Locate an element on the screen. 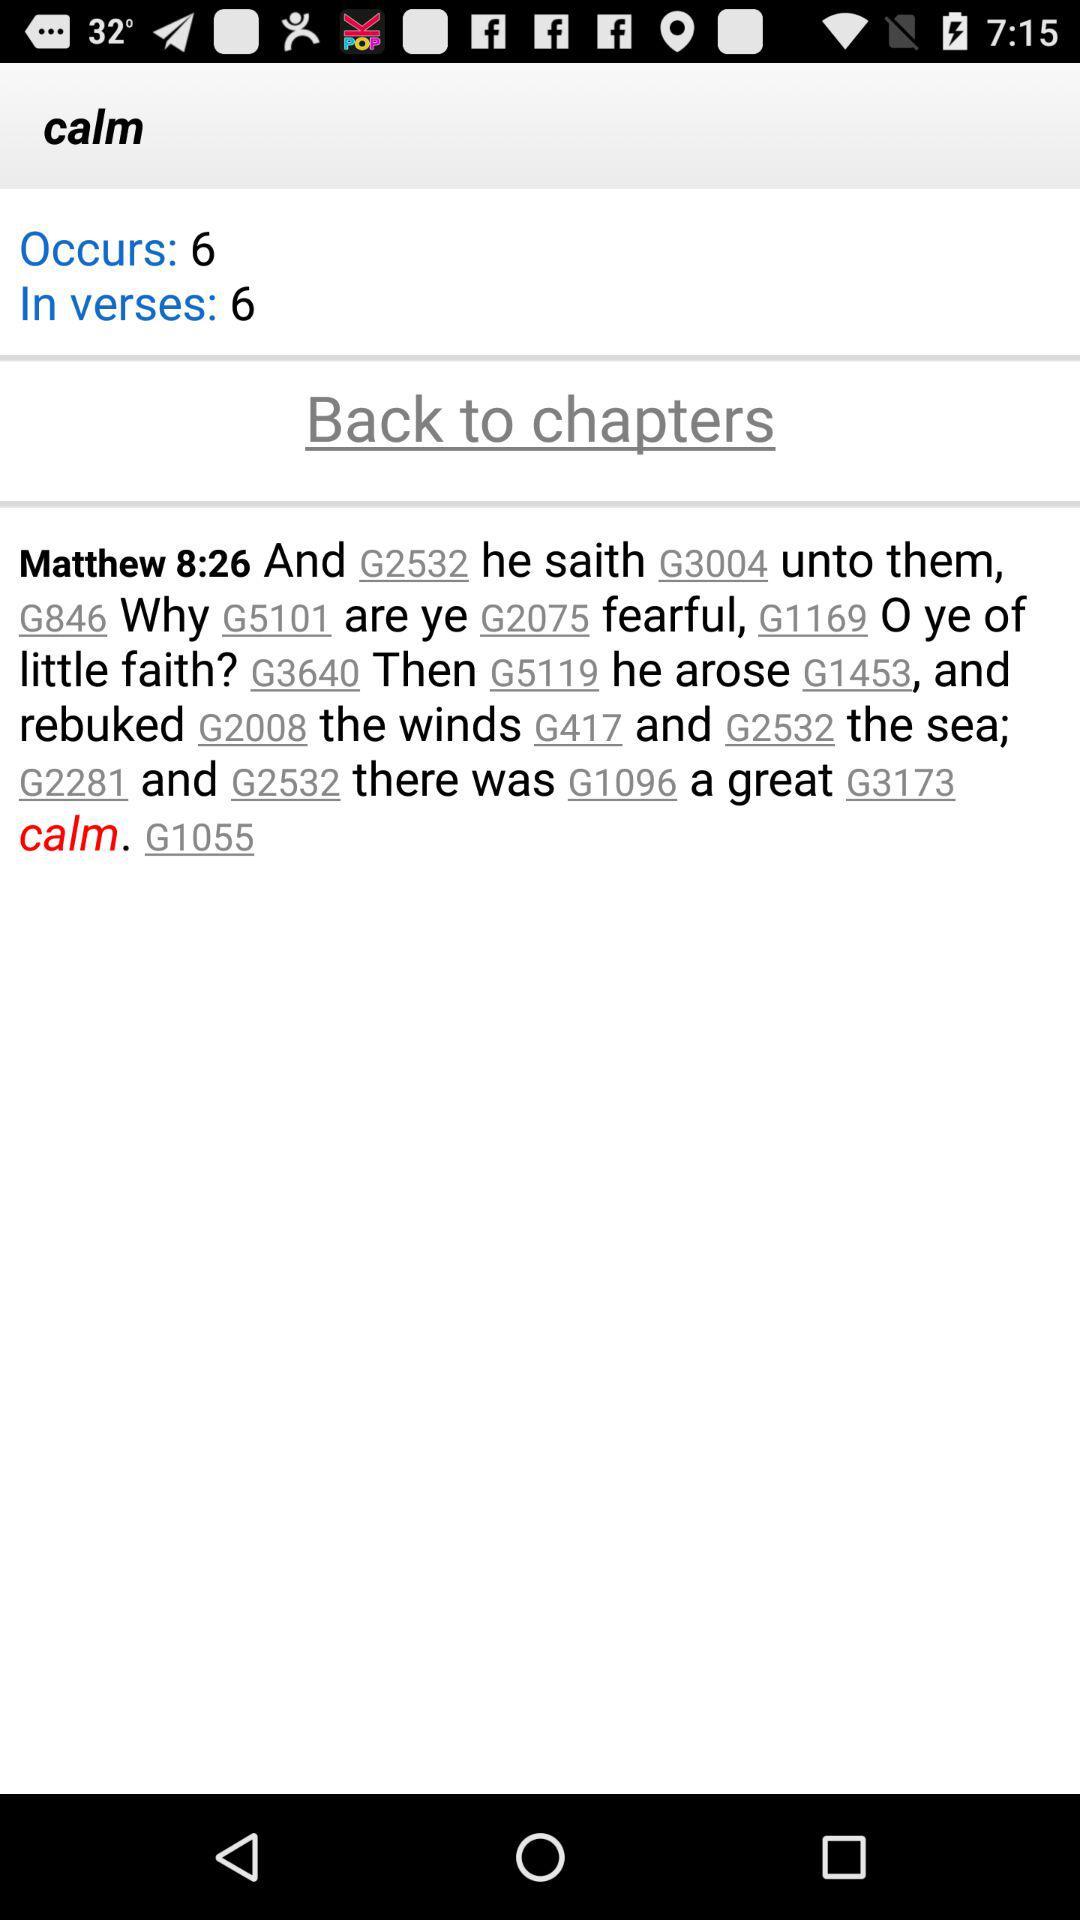 The height and width of the screenshot is (1920, 1080). matthew 8 26 at the center is located at coordinates (540, 695).